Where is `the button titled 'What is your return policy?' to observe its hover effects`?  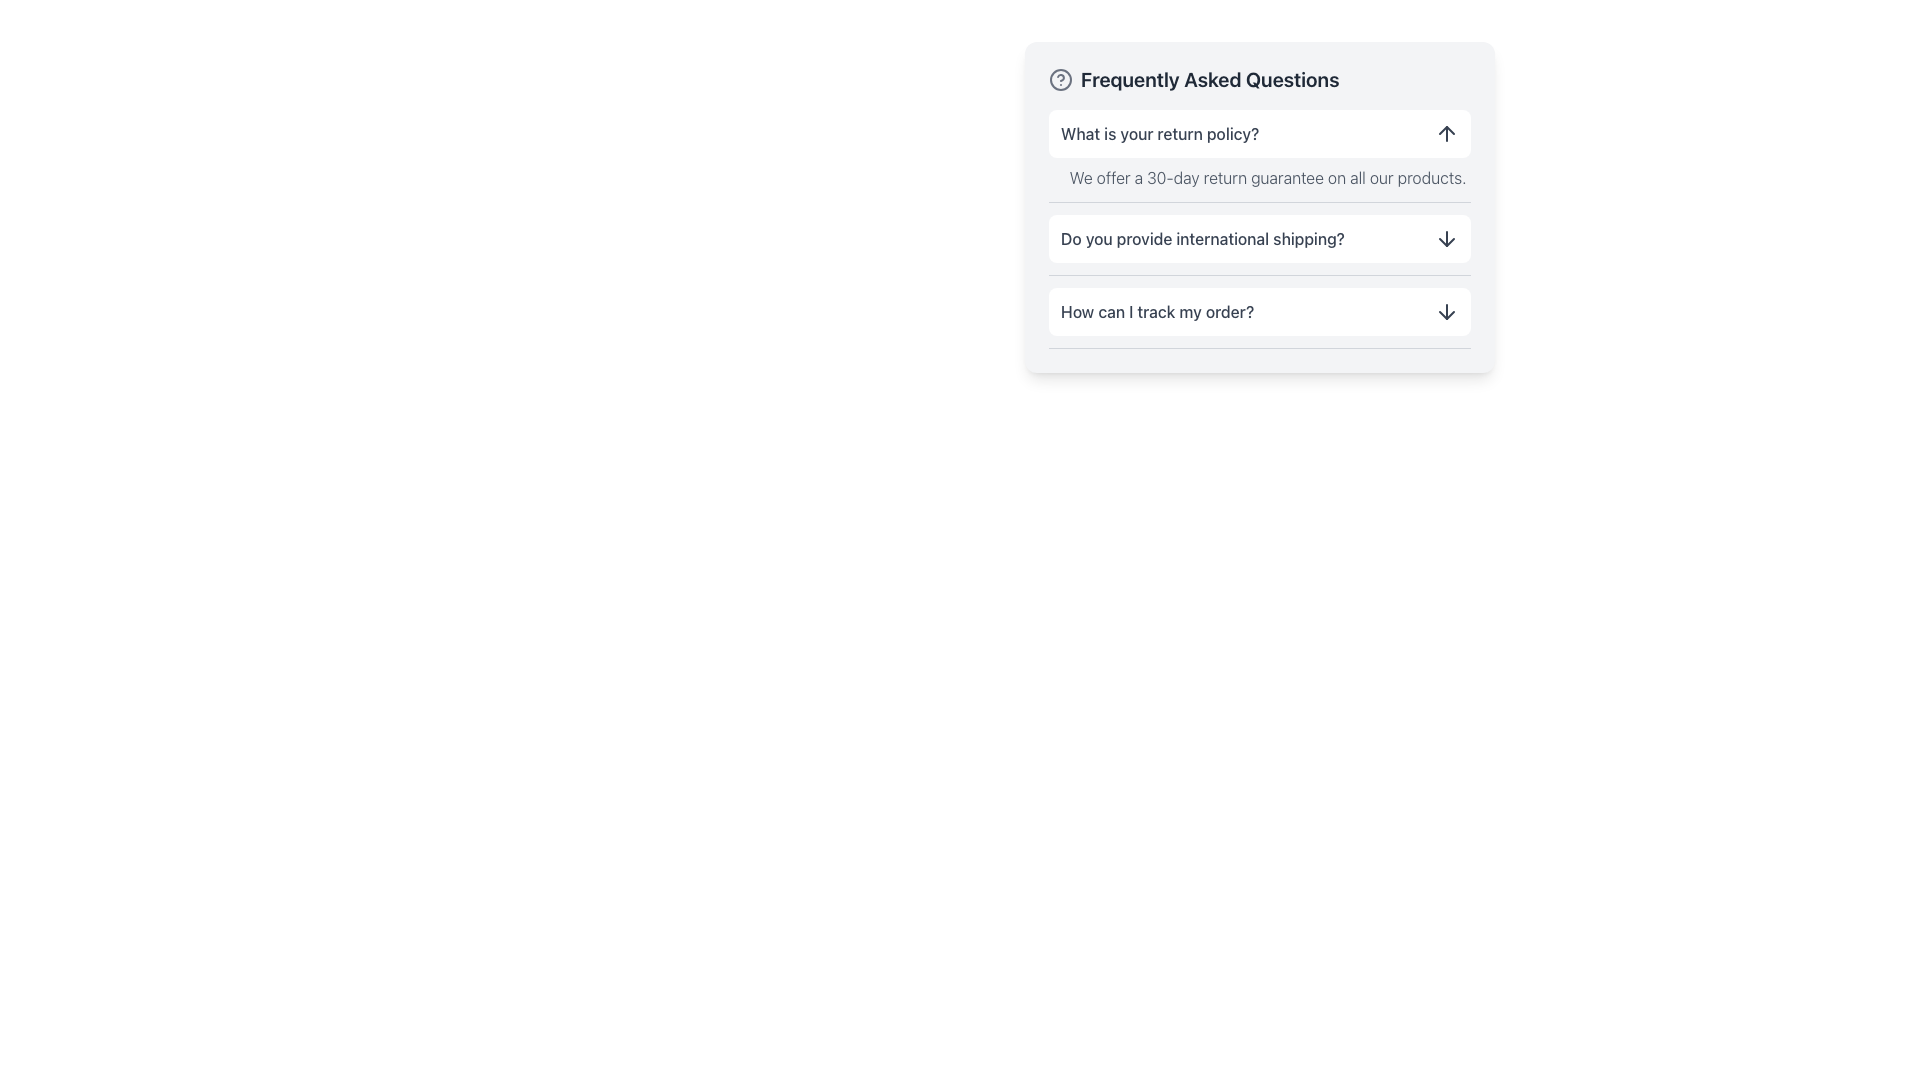
the button titled 'What is your return policy?' to observe its hover effects is located at coordinates (1258, 134).